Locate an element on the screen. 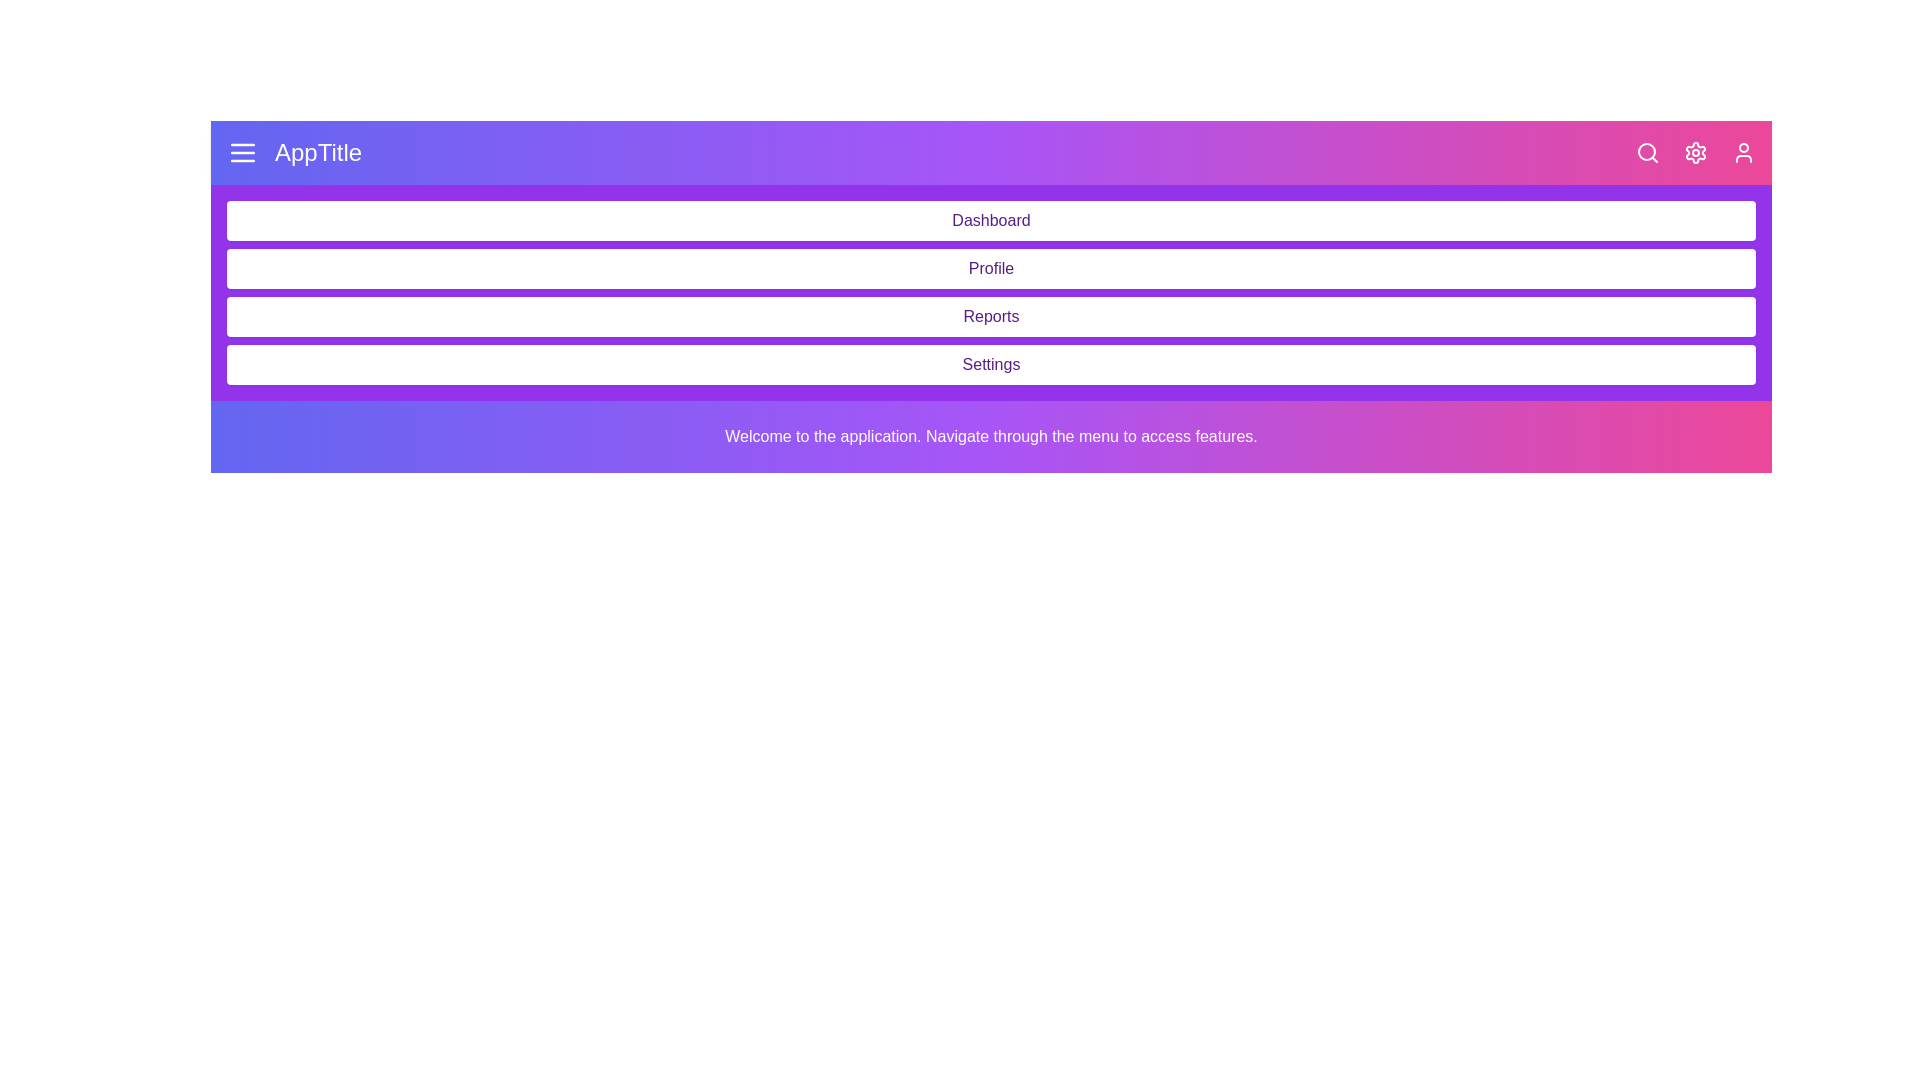 Image resolution: width=1920 pixels, height=1080 pixels. the user icon to open user-related options is located at coordinates (1742, 152).